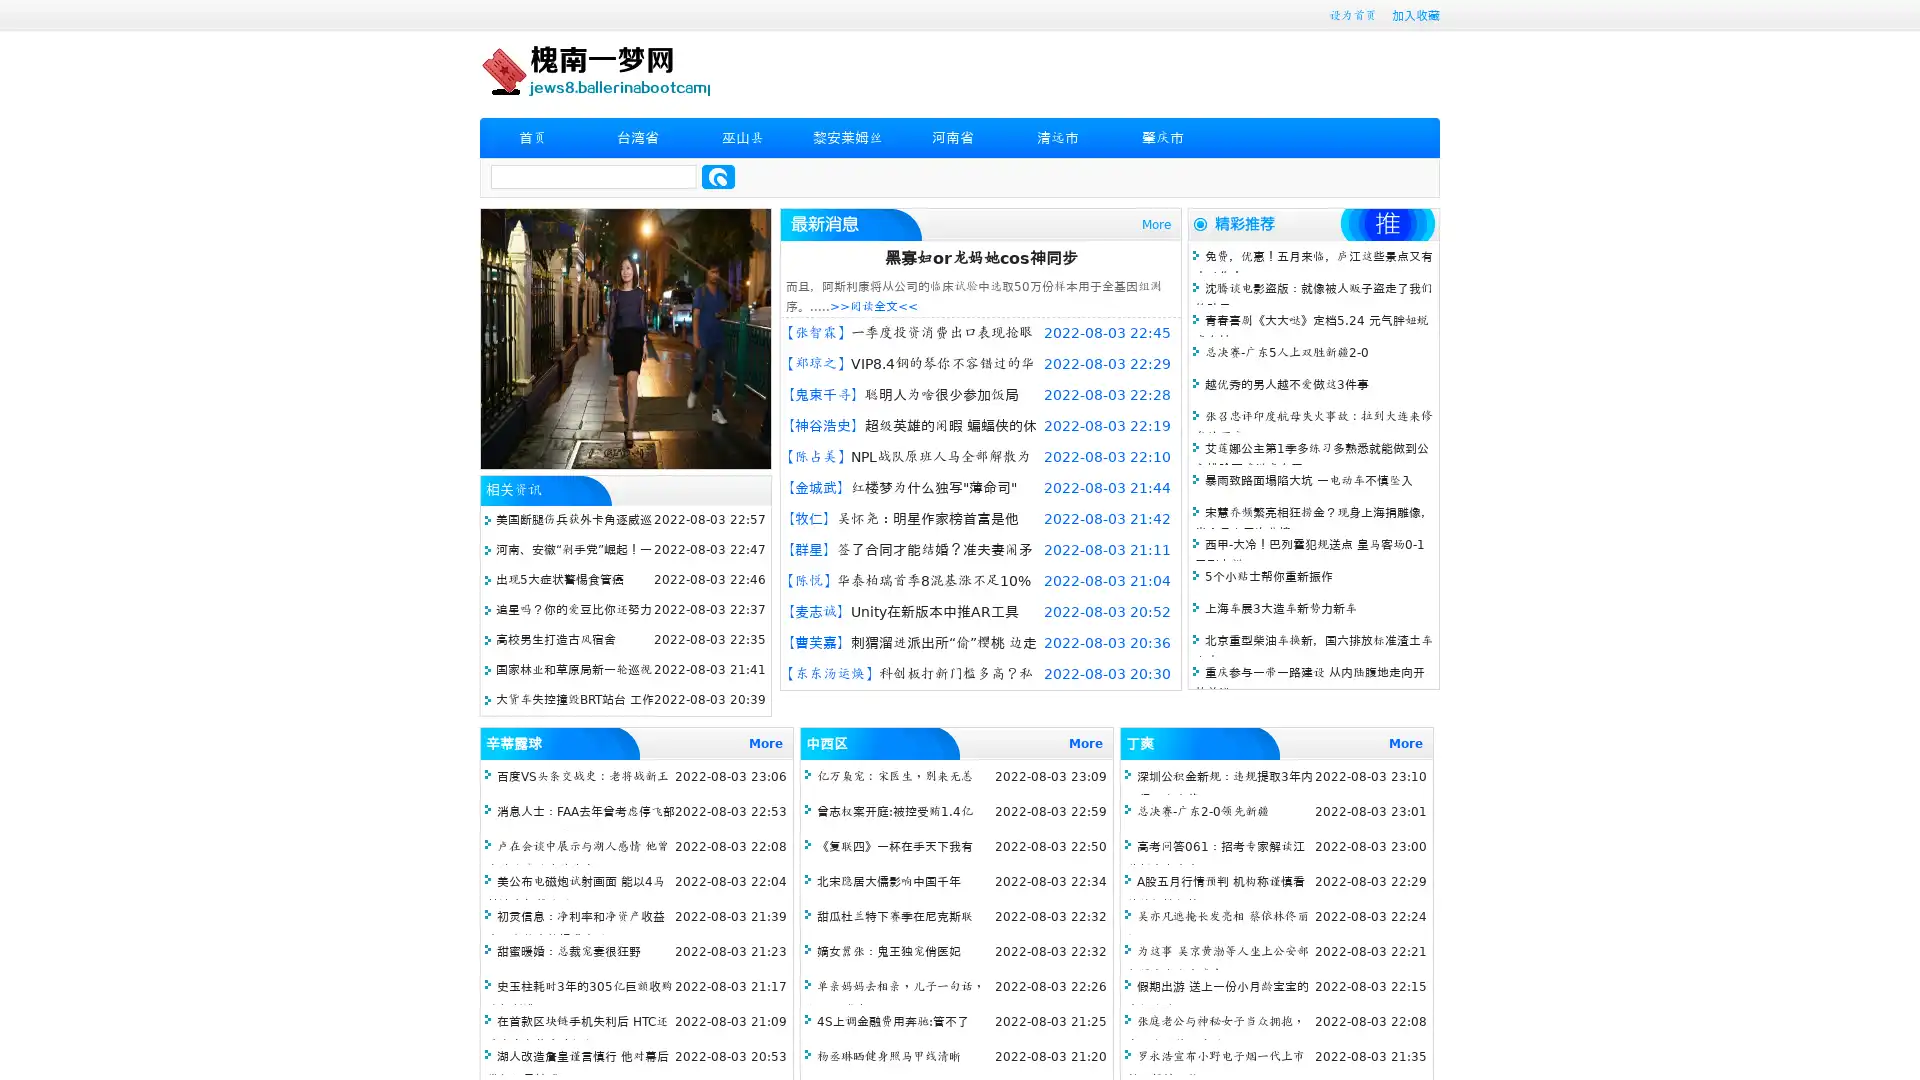  What do you see at coordinates (718, 176) in the screenshot?
I see `Search` at bounding box center [718, 176].